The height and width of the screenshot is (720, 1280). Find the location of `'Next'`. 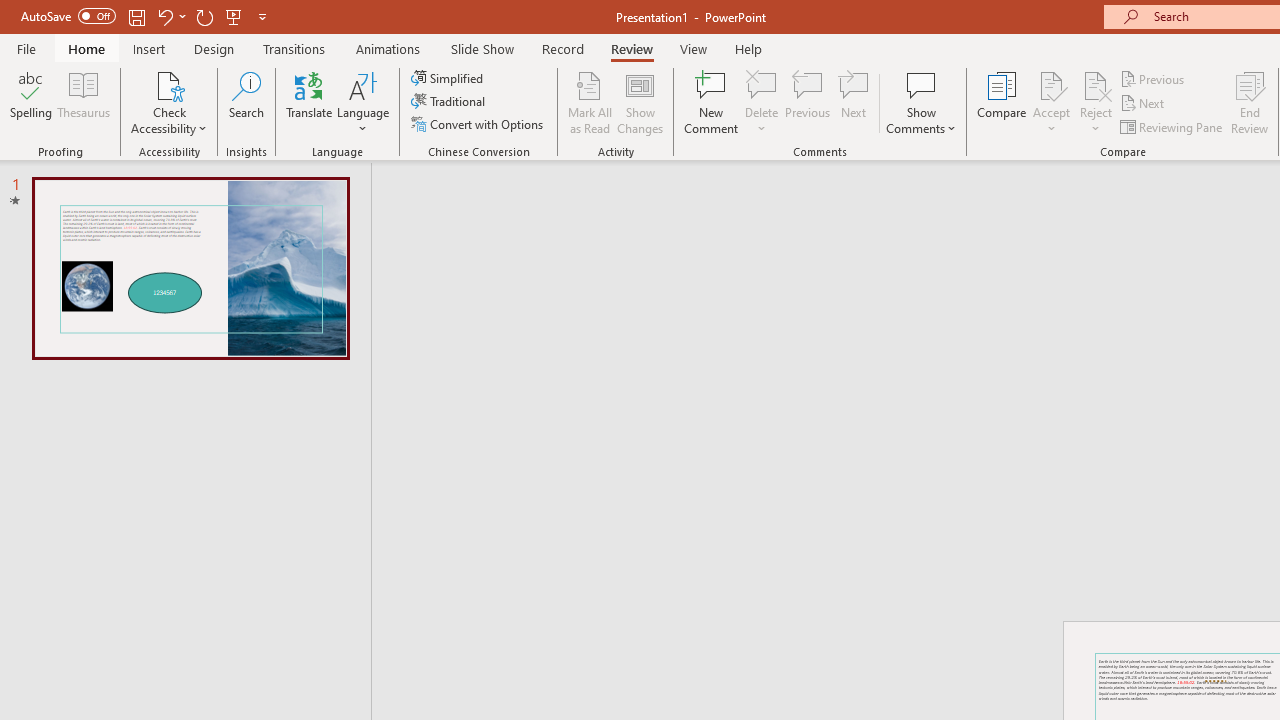

'Next' is located at coordinates (1144, 103).